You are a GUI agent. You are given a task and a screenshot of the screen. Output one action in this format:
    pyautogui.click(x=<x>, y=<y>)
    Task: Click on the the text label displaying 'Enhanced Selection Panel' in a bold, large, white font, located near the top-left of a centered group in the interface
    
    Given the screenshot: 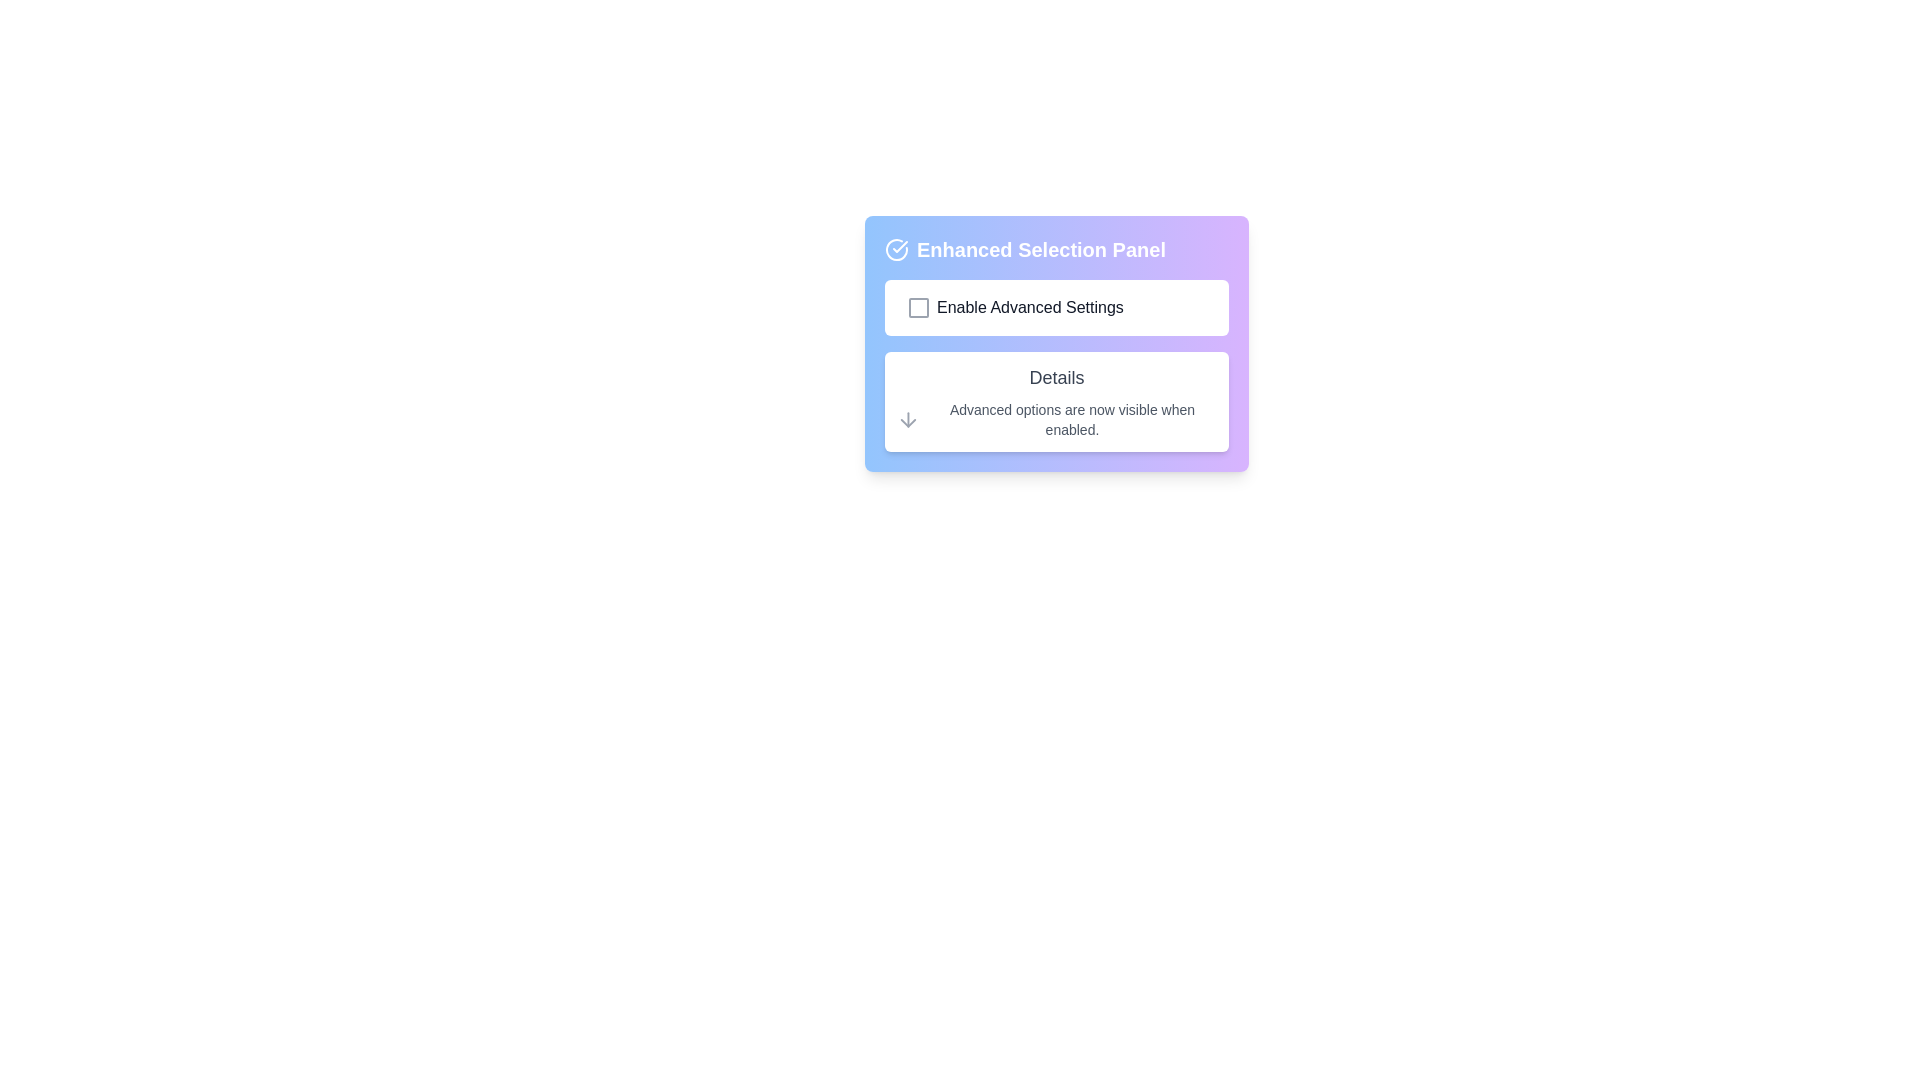 What is the action you would take?
    pyautogui.click(x=1040, y=249)
    